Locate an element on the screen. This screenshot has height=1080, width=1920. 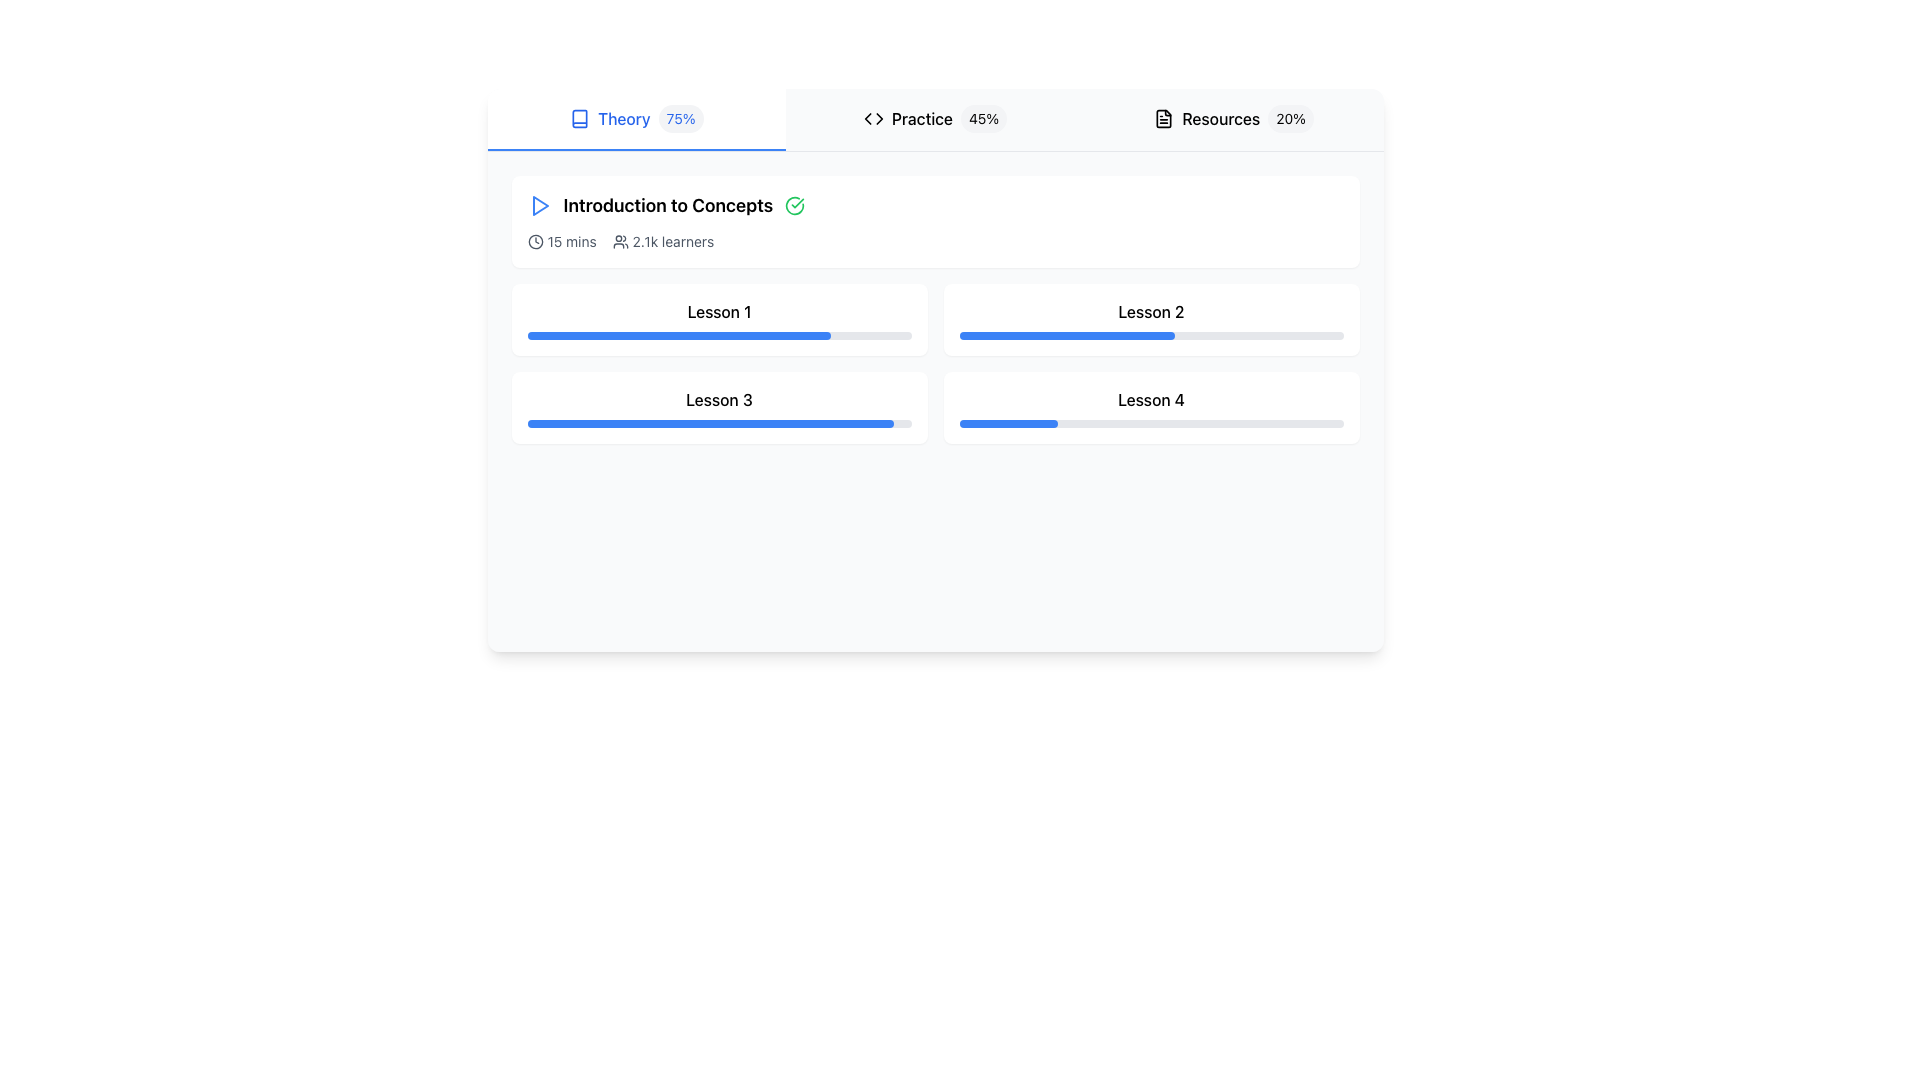
the 'Lesson 1' card, which is a rectangular card with a white background and rounded corners, located in the top-left corner of the grid layout is located at coordinates (719, 319).